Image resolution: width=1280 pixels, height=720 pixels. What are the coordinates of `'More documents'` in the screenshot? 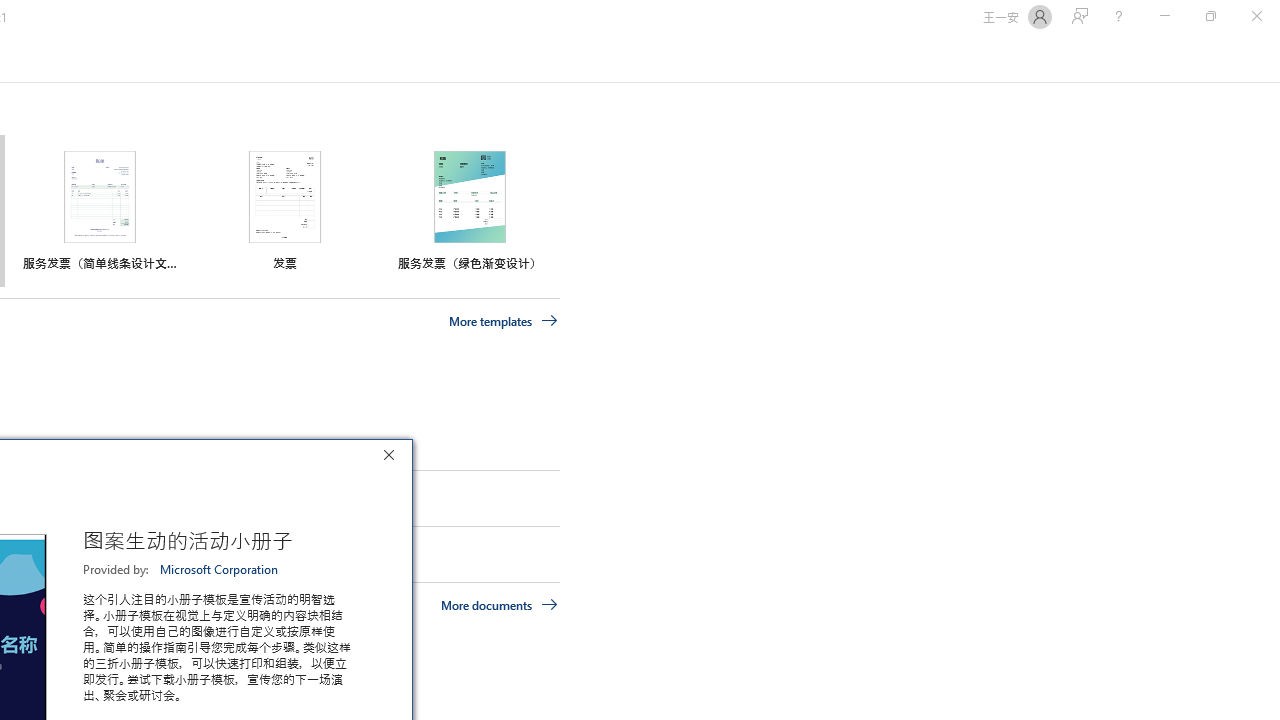 It's located at (499, 603).